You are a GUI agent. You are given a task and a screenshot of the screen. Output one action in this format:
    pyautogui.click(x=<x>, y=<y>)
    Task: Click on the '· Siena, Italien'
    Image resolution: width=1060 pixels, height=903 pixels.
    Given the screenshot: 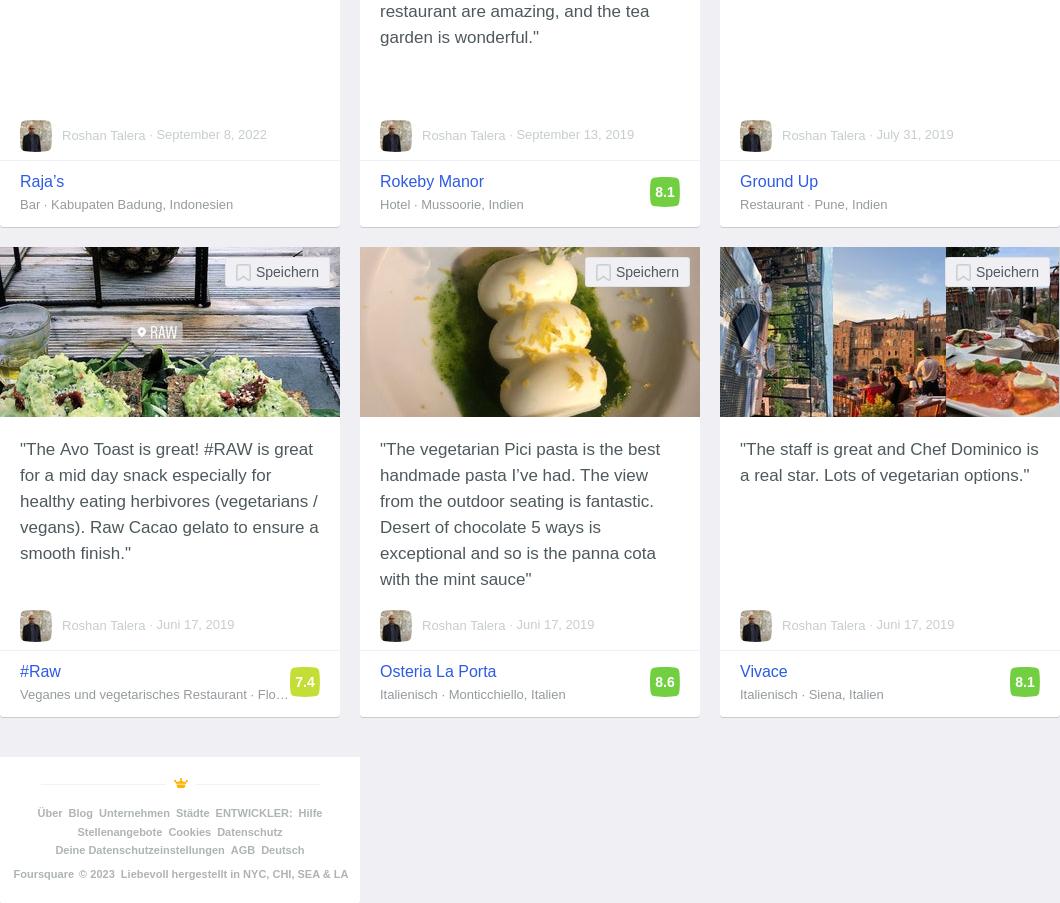 What is the action you would take?
    pyautogui.click(x=840, y=693)
    